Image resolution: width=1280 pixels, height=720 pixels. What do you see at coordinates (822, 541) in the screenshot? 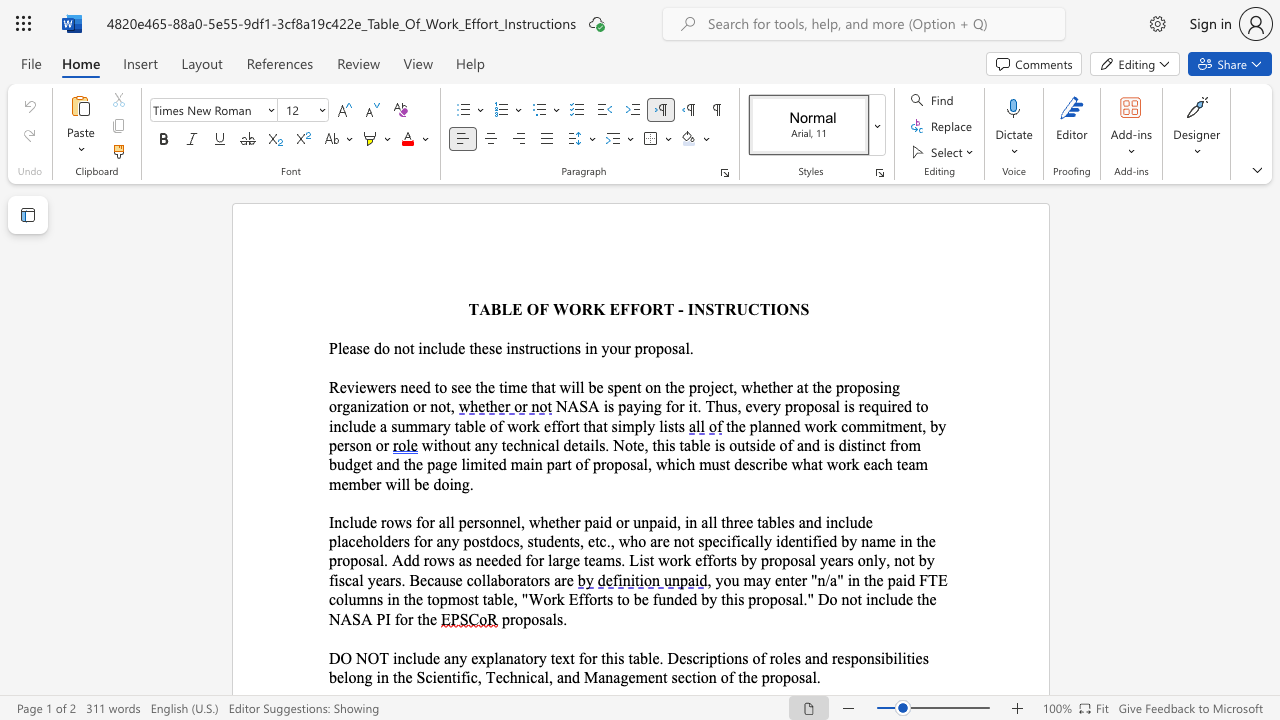
I see `the space between the continuous character "i" and "e" in the text` at bounding box center [822, 541].